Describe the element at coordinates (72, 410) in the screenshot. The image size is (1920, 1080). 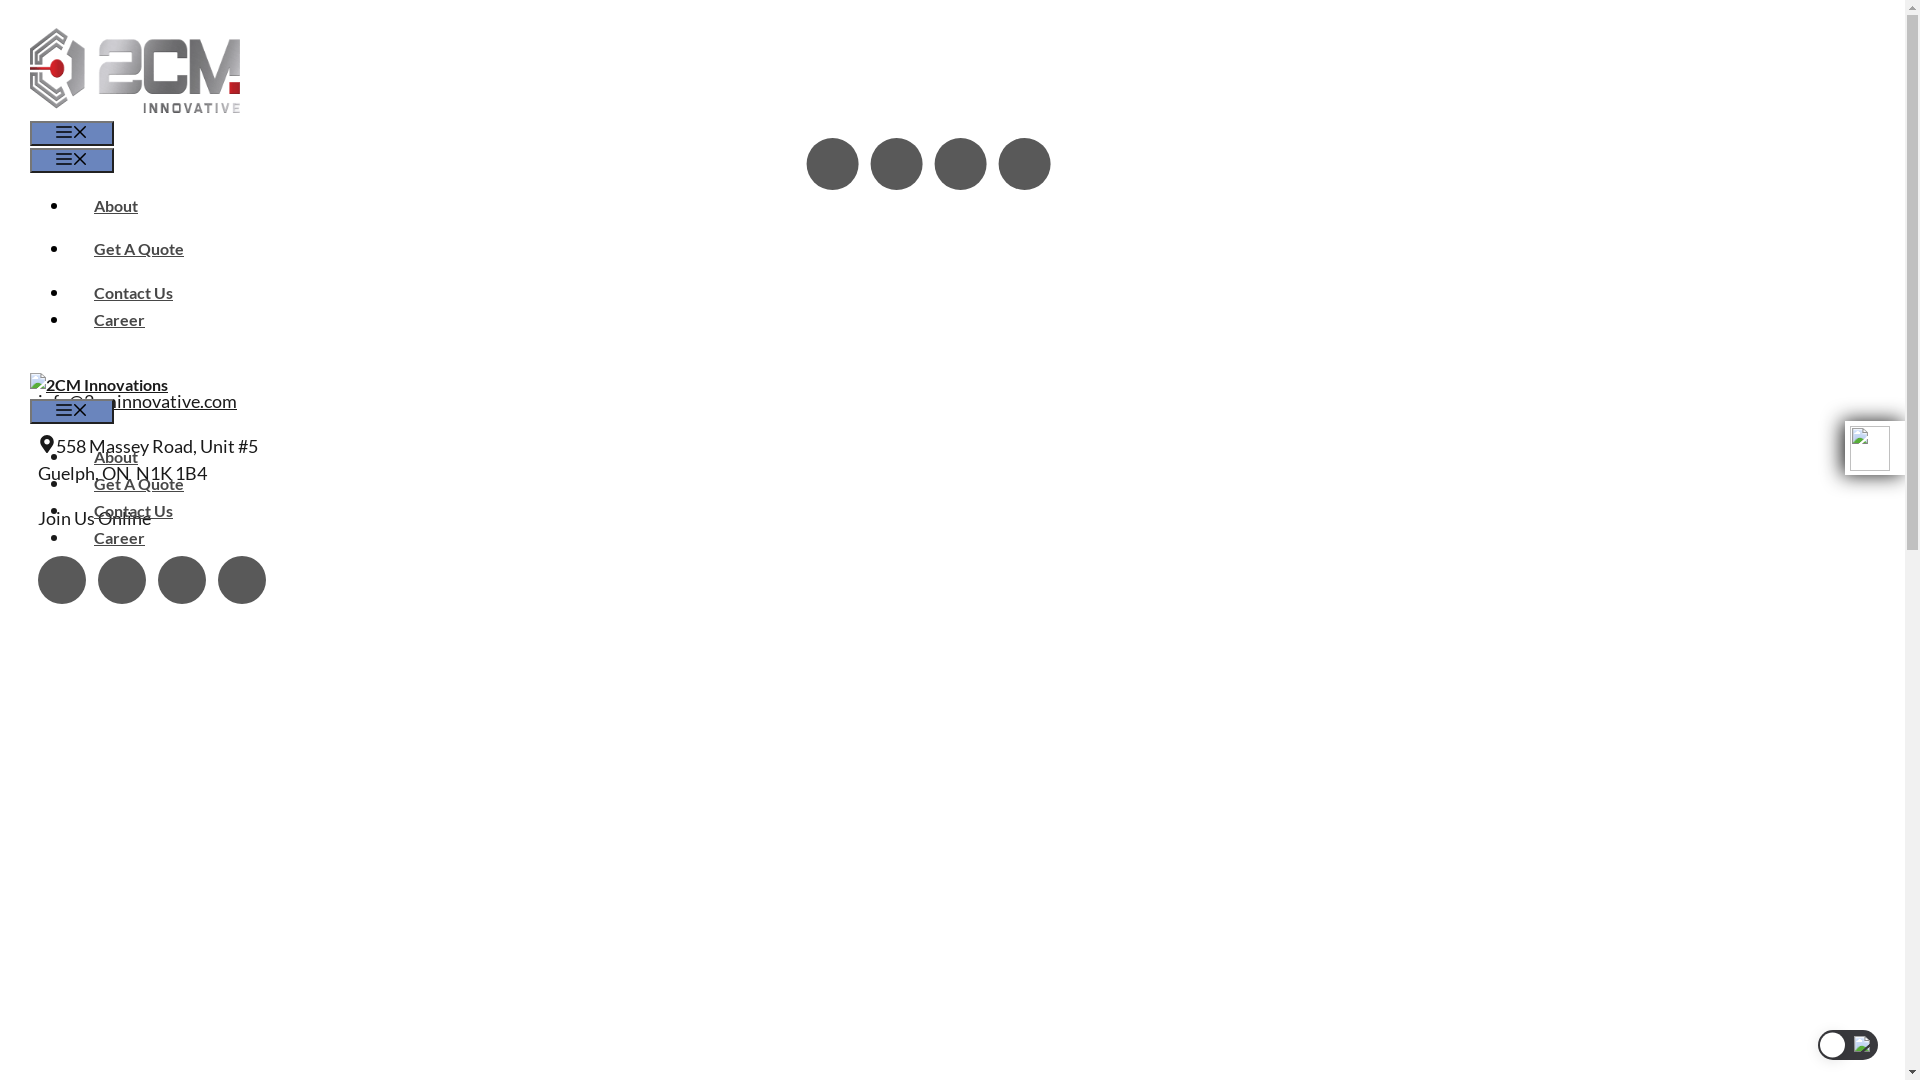
I see `'Menu'` at that location.